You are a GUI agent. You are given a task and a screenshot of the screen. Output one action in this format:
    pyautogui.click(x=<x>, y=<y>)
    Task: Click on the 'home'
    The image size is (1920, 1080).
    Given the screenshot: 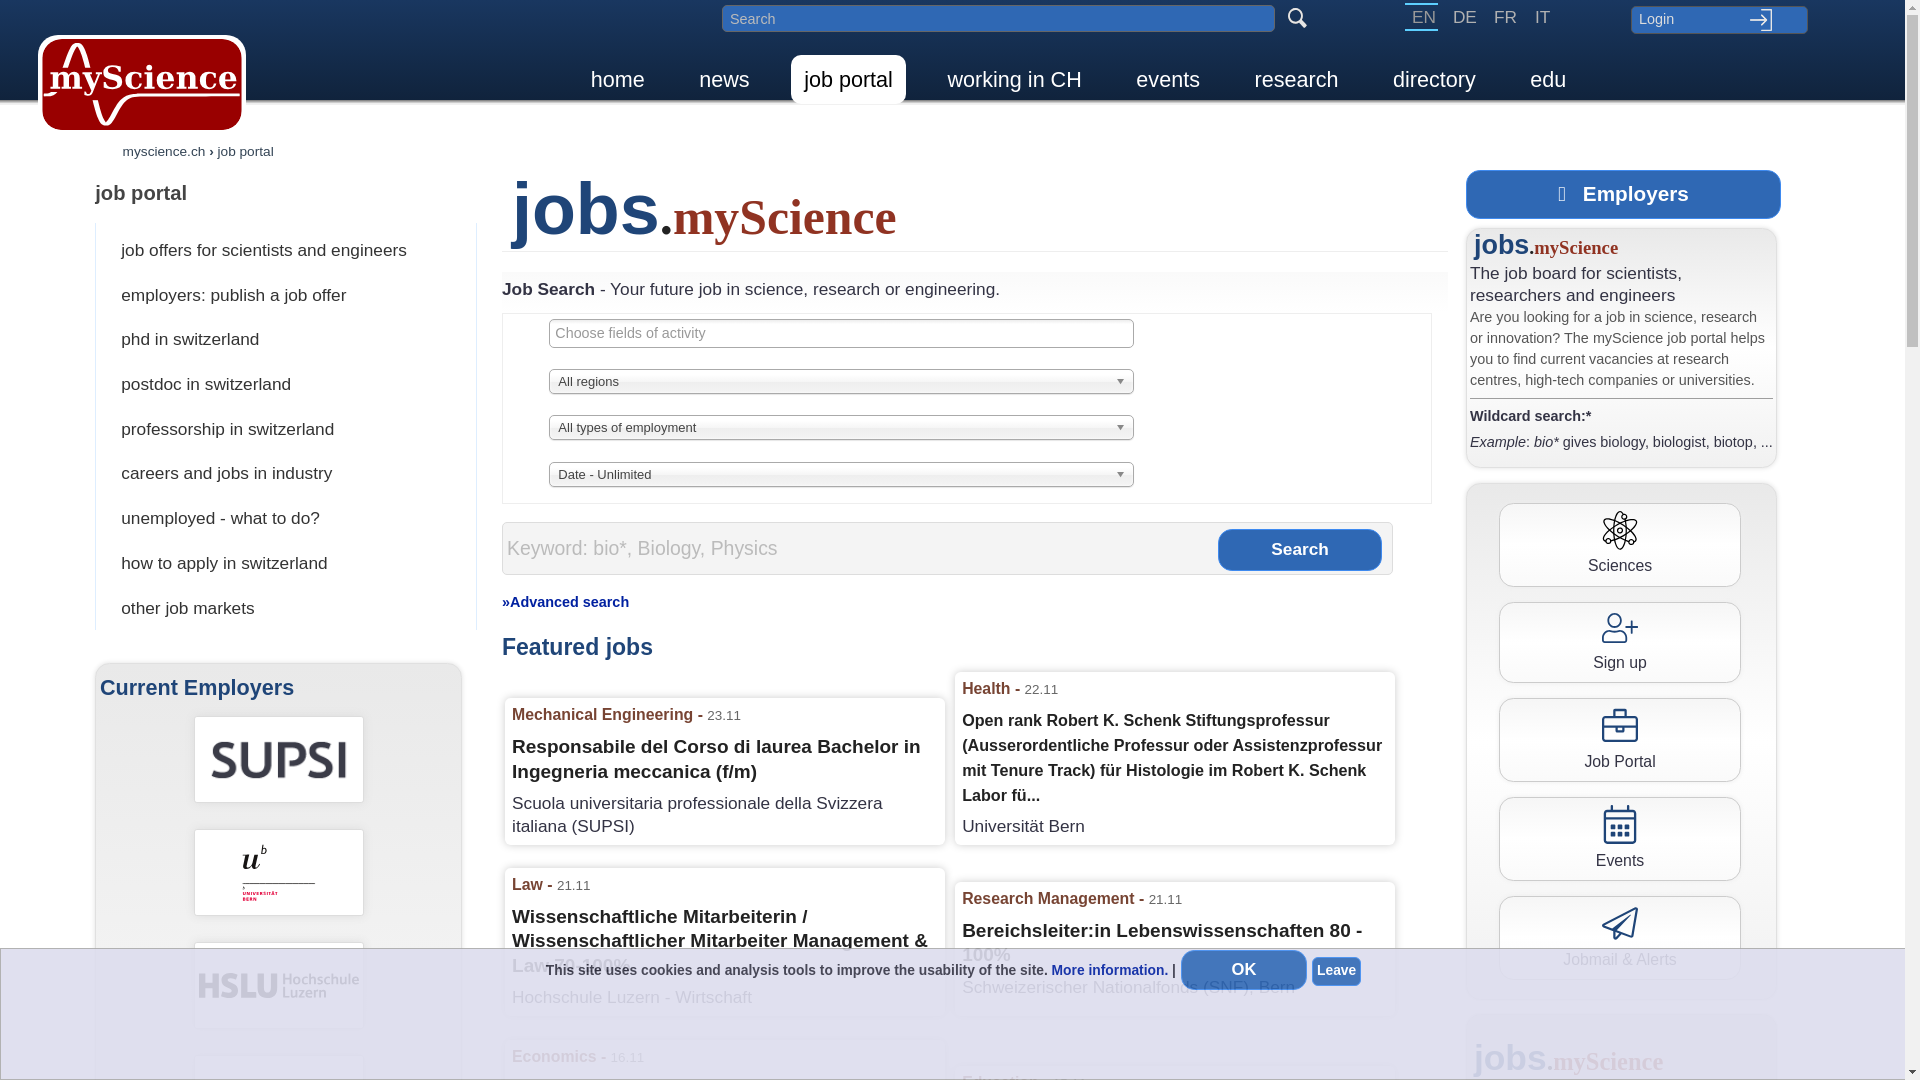 What is the action you would take?
    pyautogui.click(x=617, y=78)
    